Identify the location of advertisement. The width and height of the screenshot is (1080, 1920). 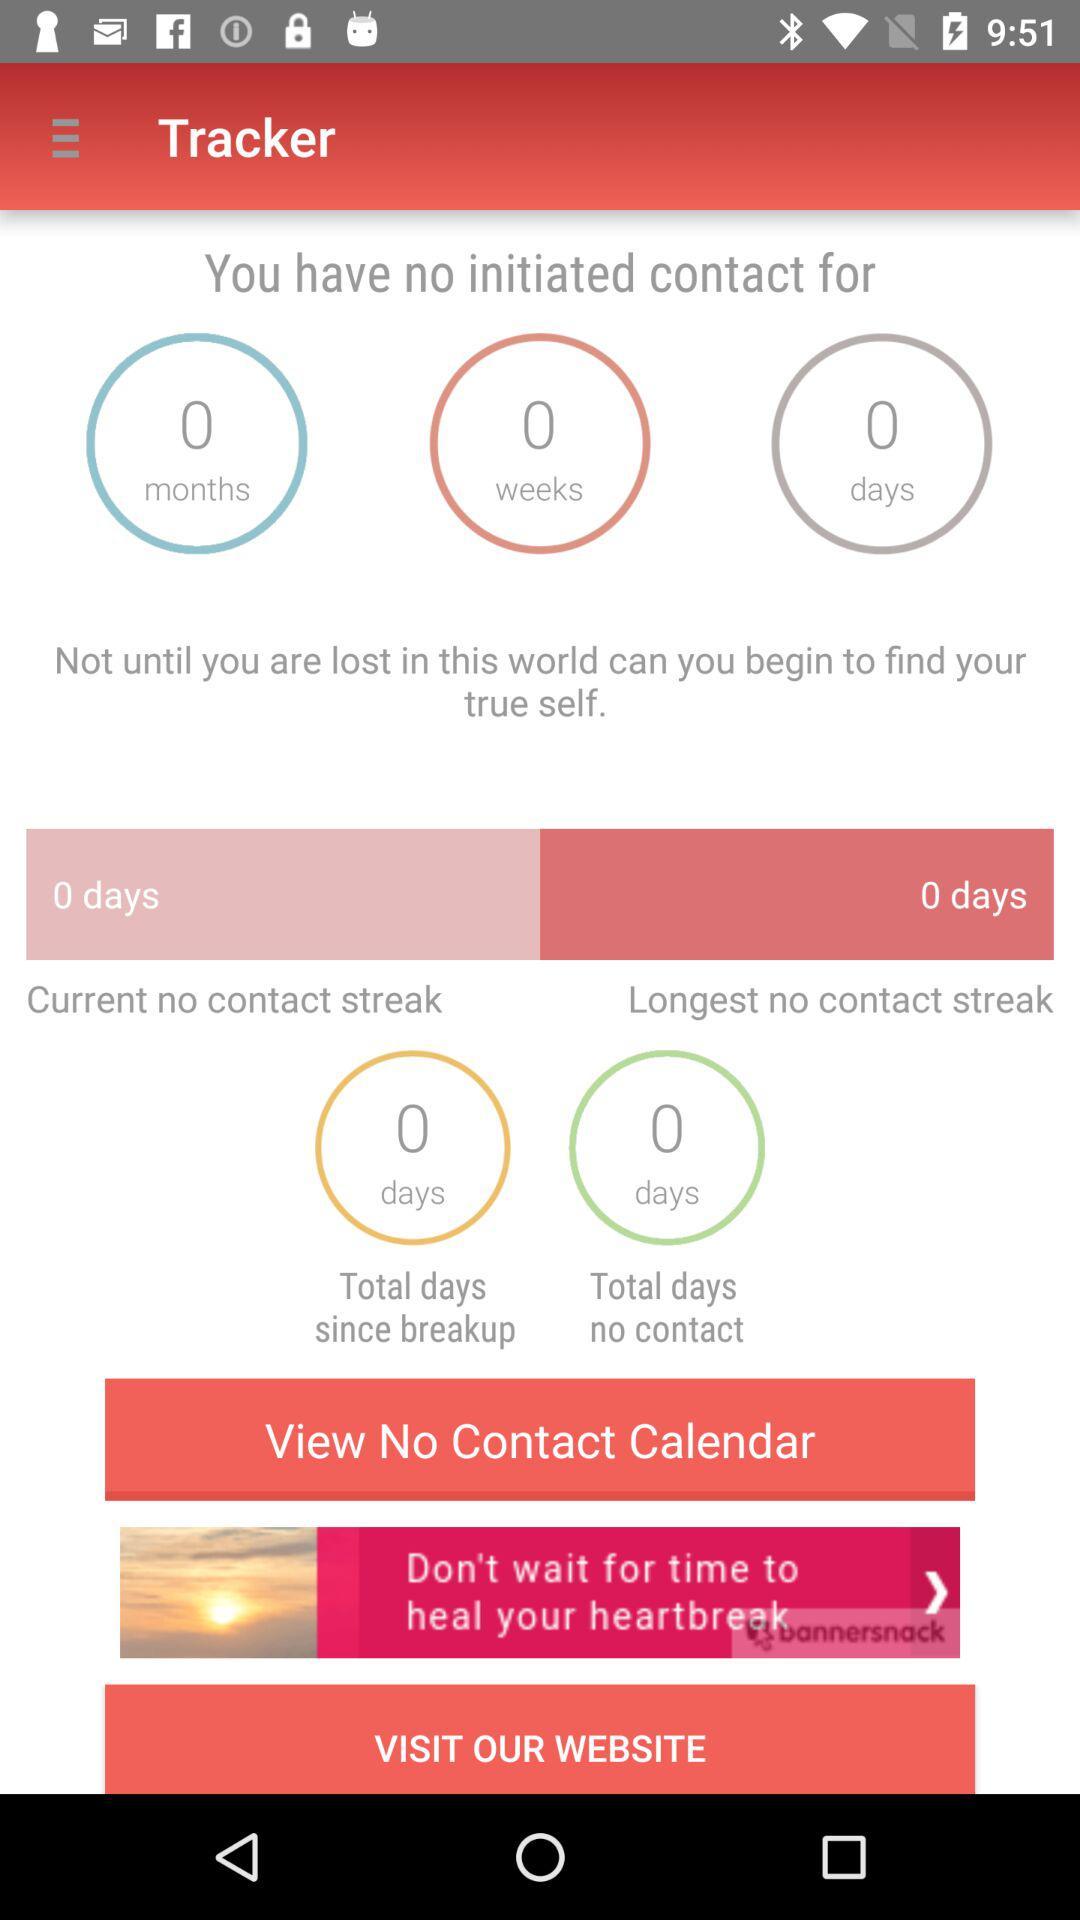
(540, 1591).